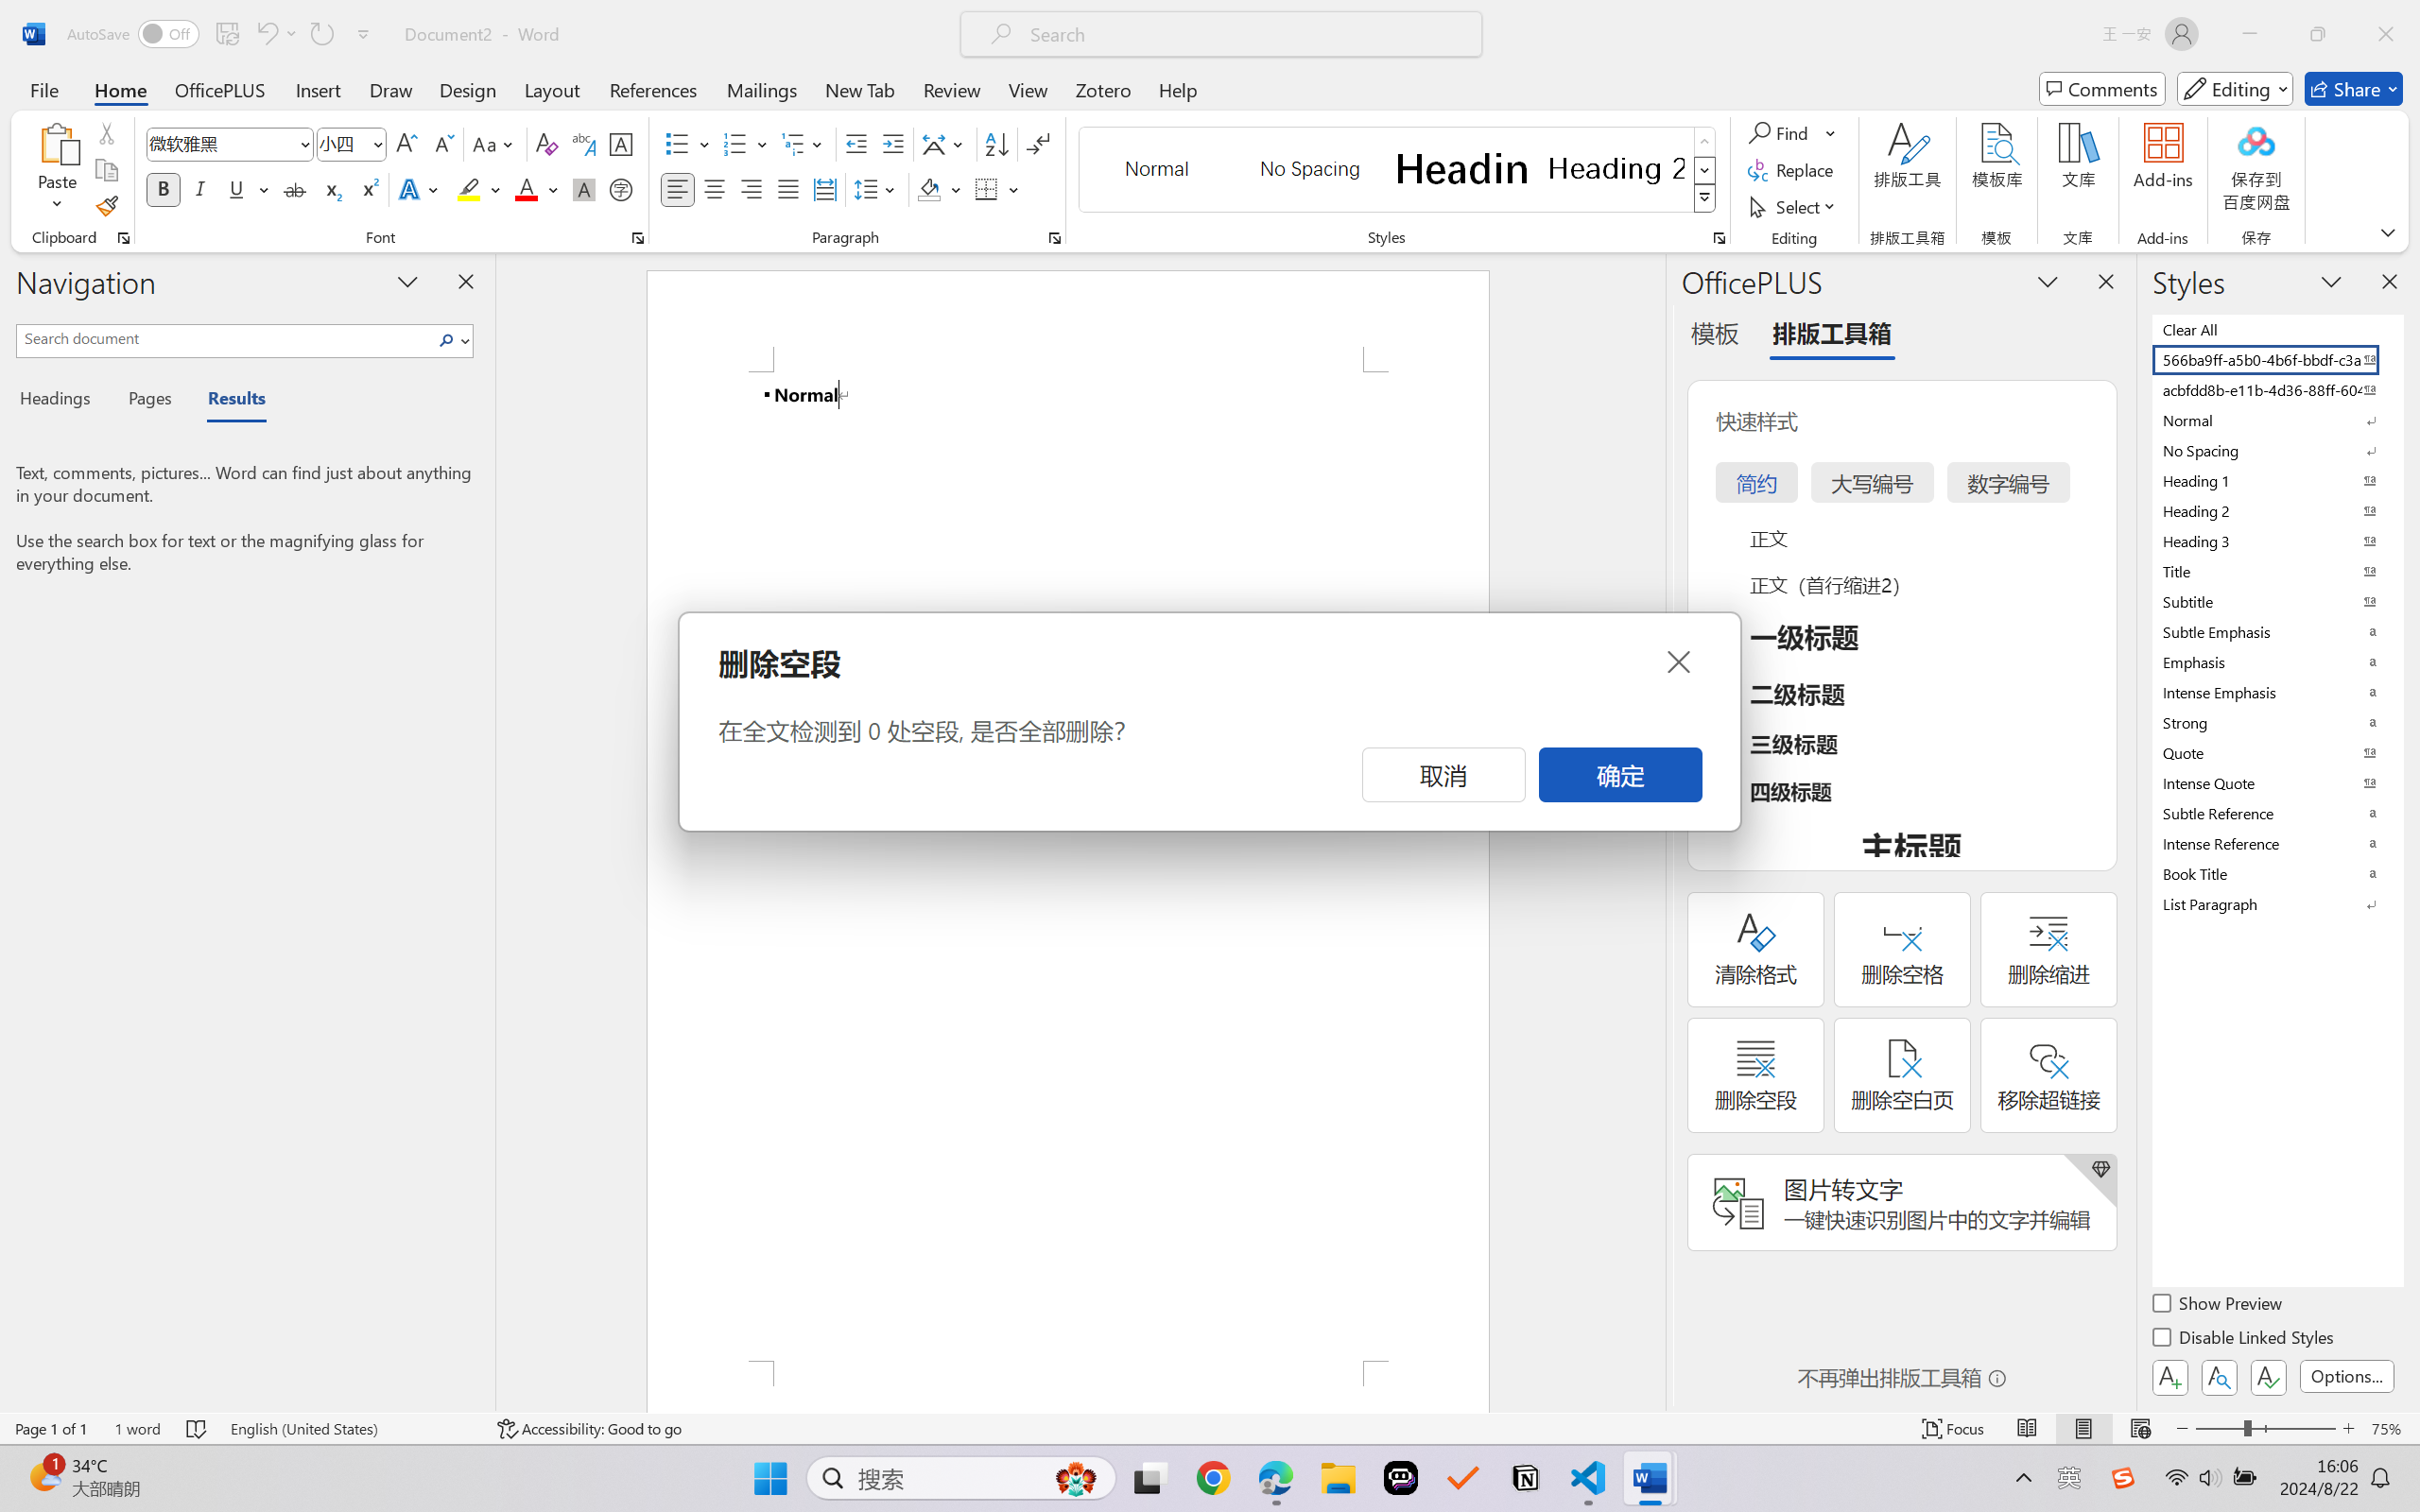  Describe the element at coordinates (367, 188) in the screenshot. I see `'Superscript'` at that location.